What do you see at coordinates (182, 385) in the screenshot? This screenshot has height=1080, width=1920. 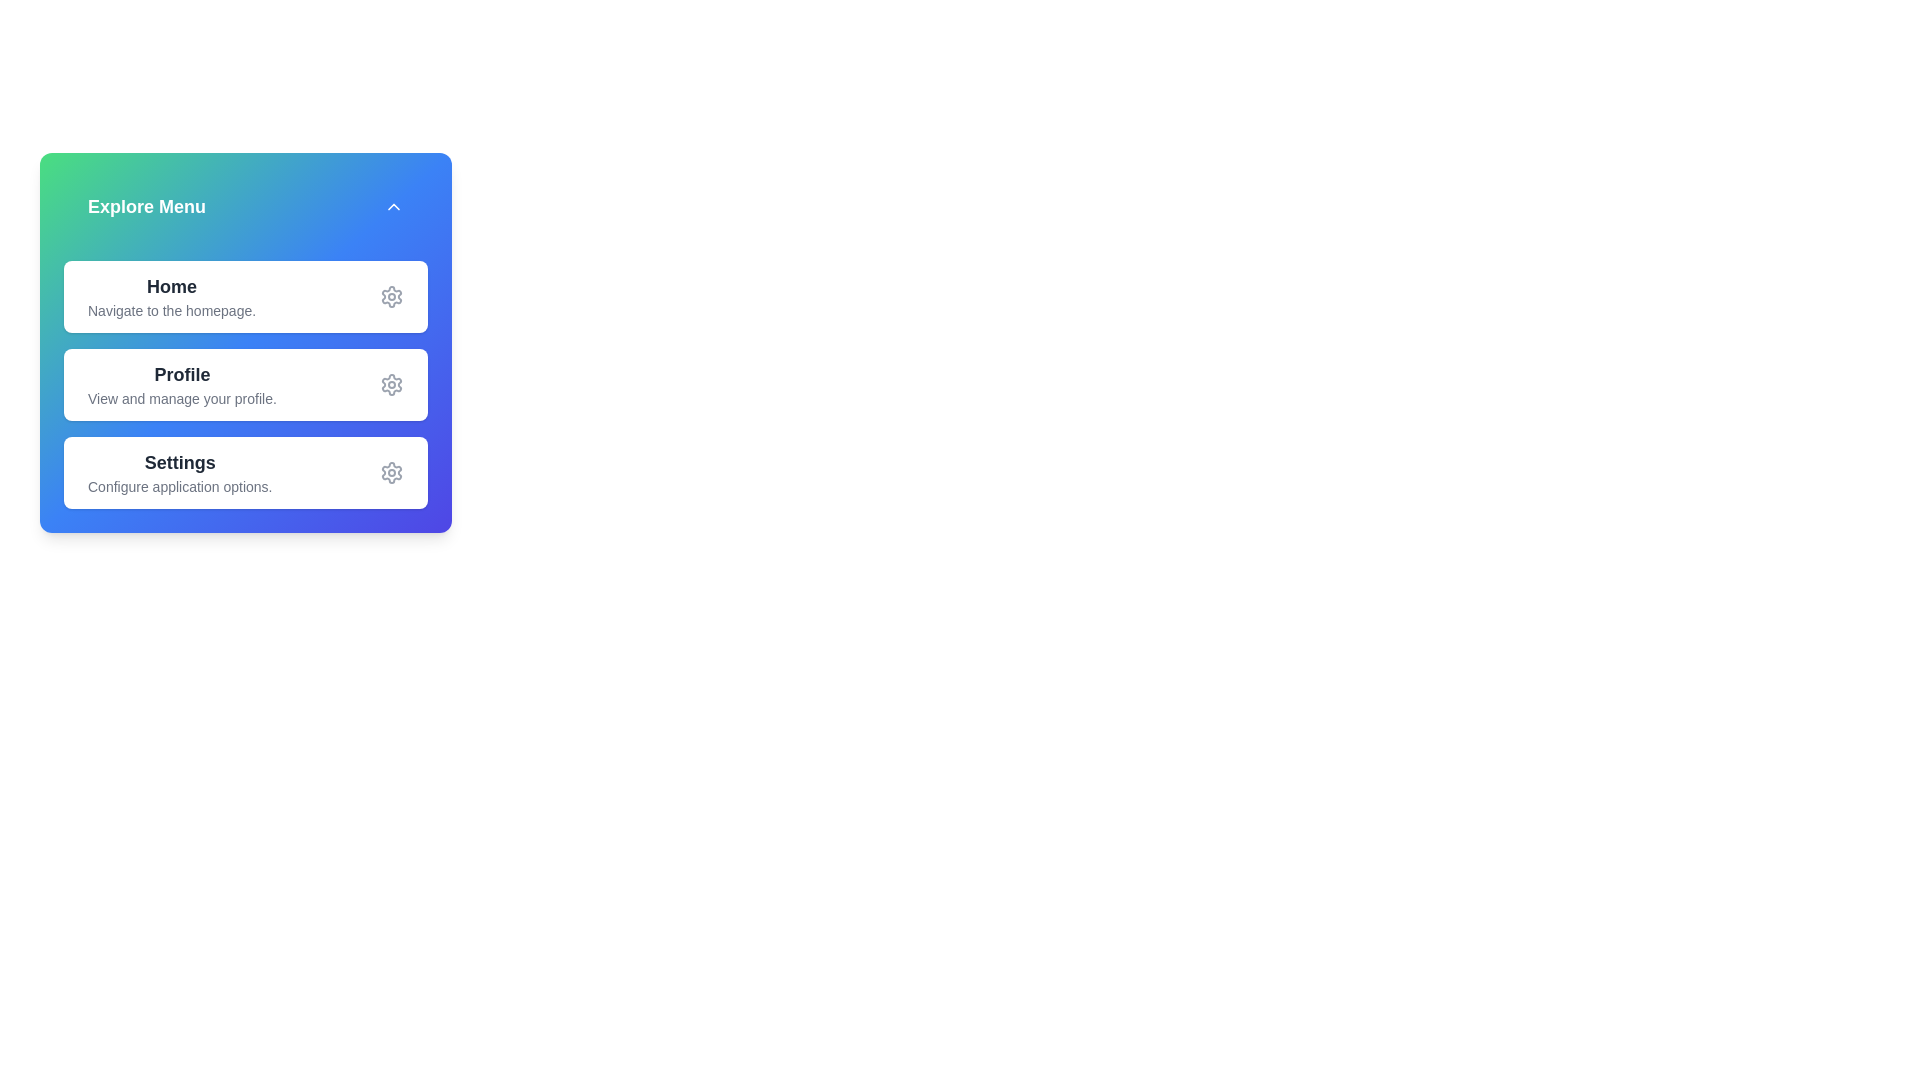 I see `the description of the menu item Profile` at bounding box center [182, 385].